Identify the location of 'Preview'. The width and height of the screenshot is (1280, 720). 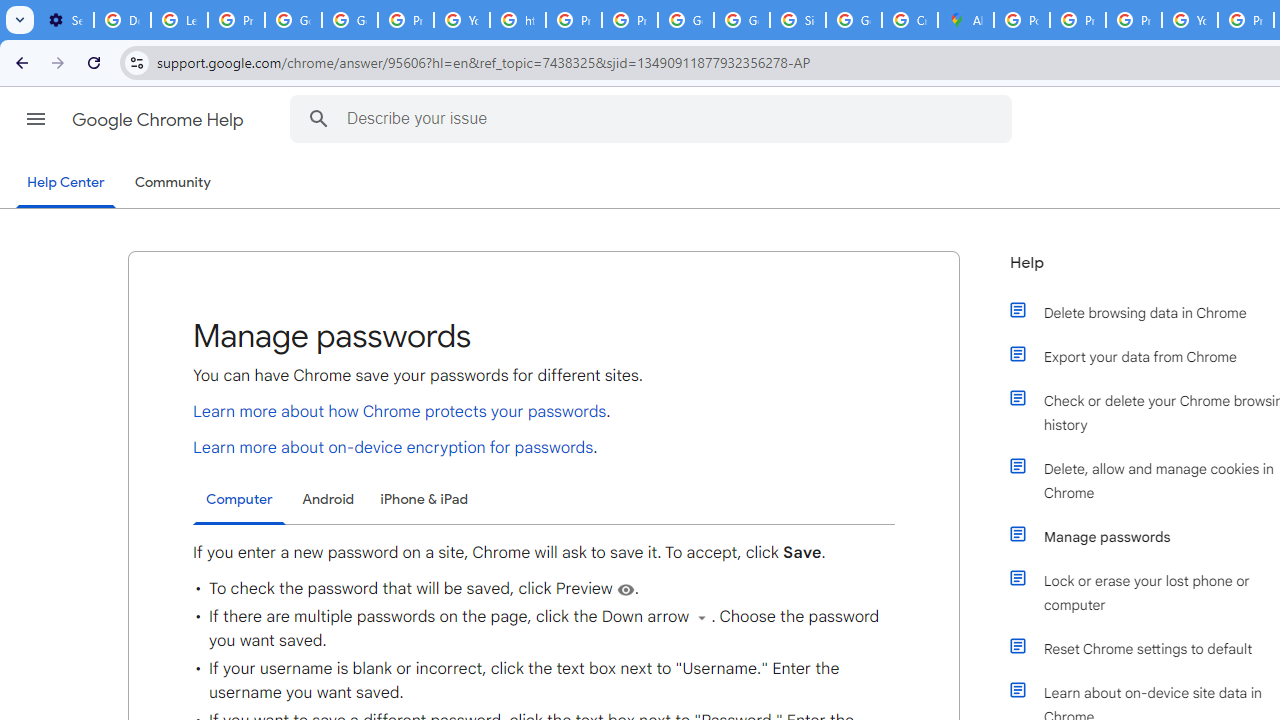
(624, 588).